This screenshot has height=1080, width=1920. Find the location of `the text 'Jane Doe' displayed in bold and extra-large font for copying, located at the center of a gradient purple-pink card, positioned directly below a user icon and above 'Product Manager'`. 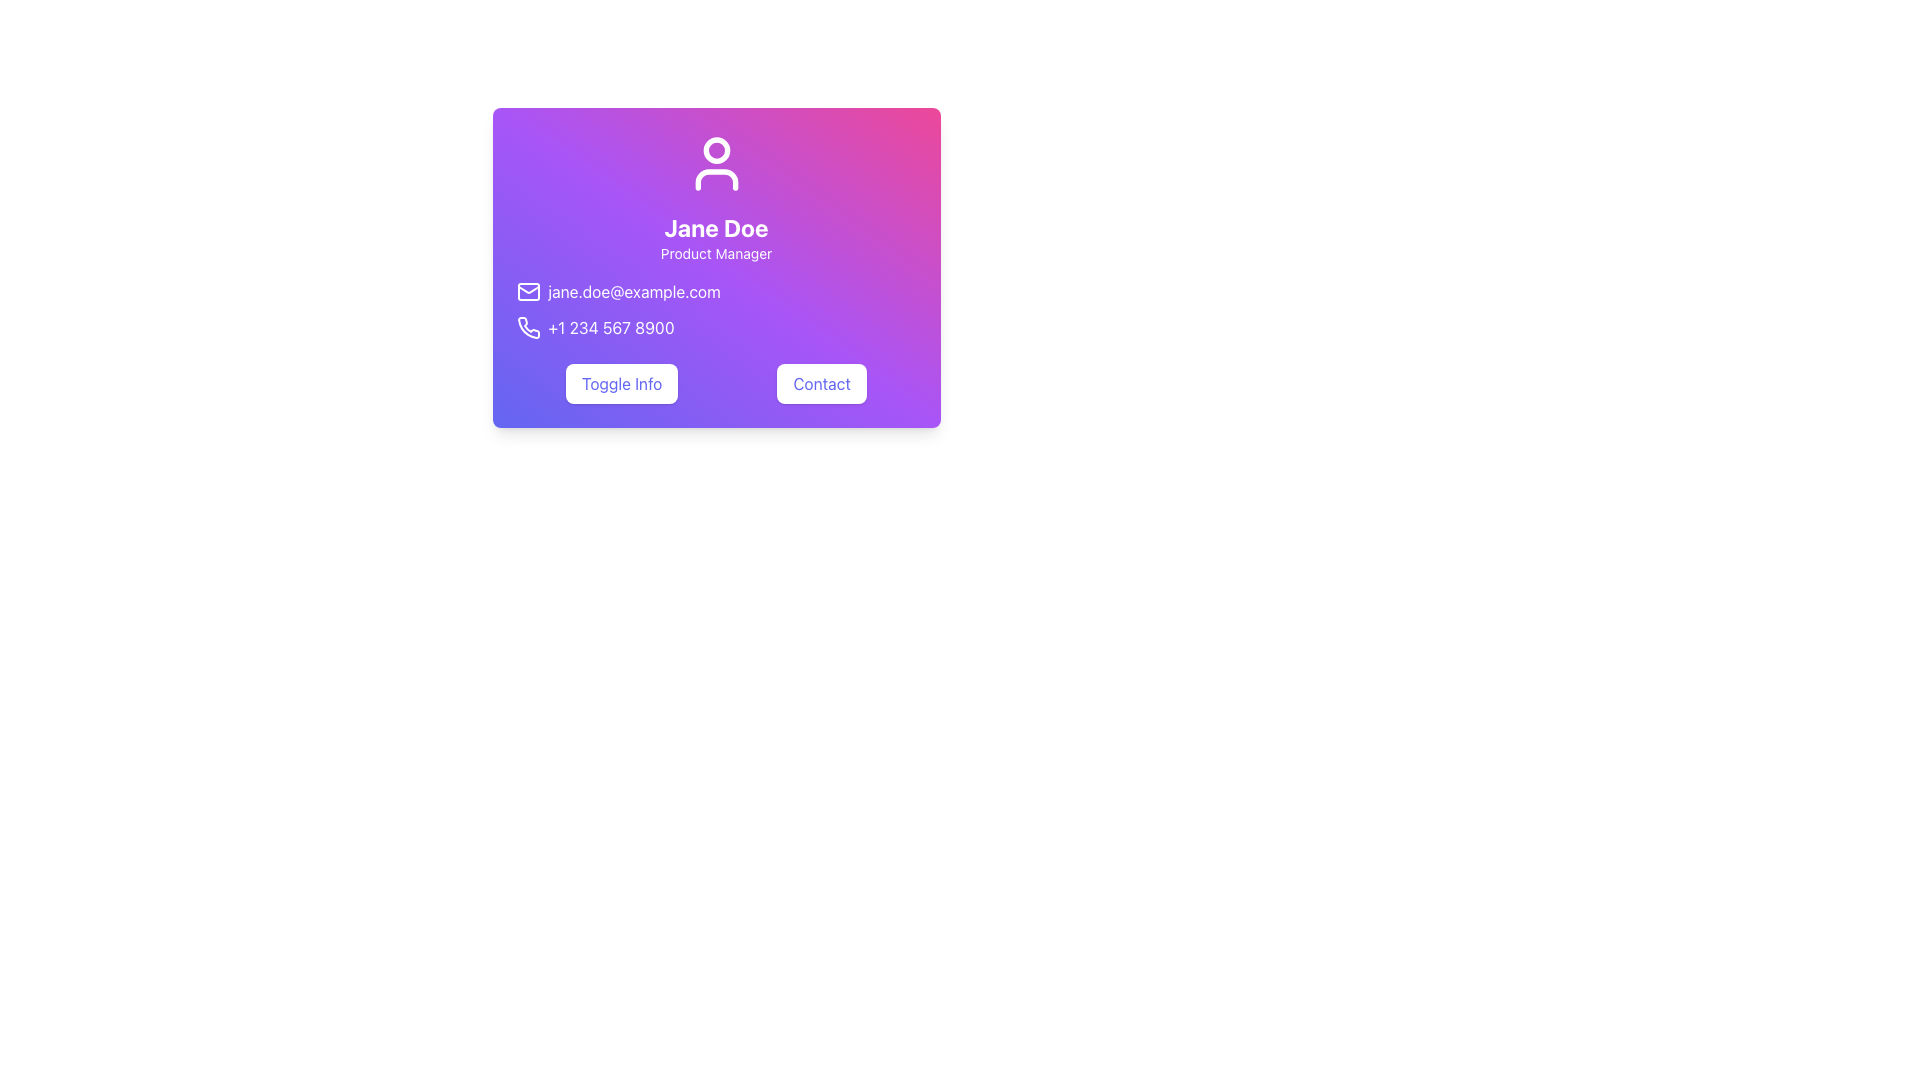

the text 'Jane Doe' displayed in bold and extra-large font for copying, located at the center of a gradient purple-pink card, positioned directly below a user icon and above 'Product Manager' is located at coordinates (716, 226).